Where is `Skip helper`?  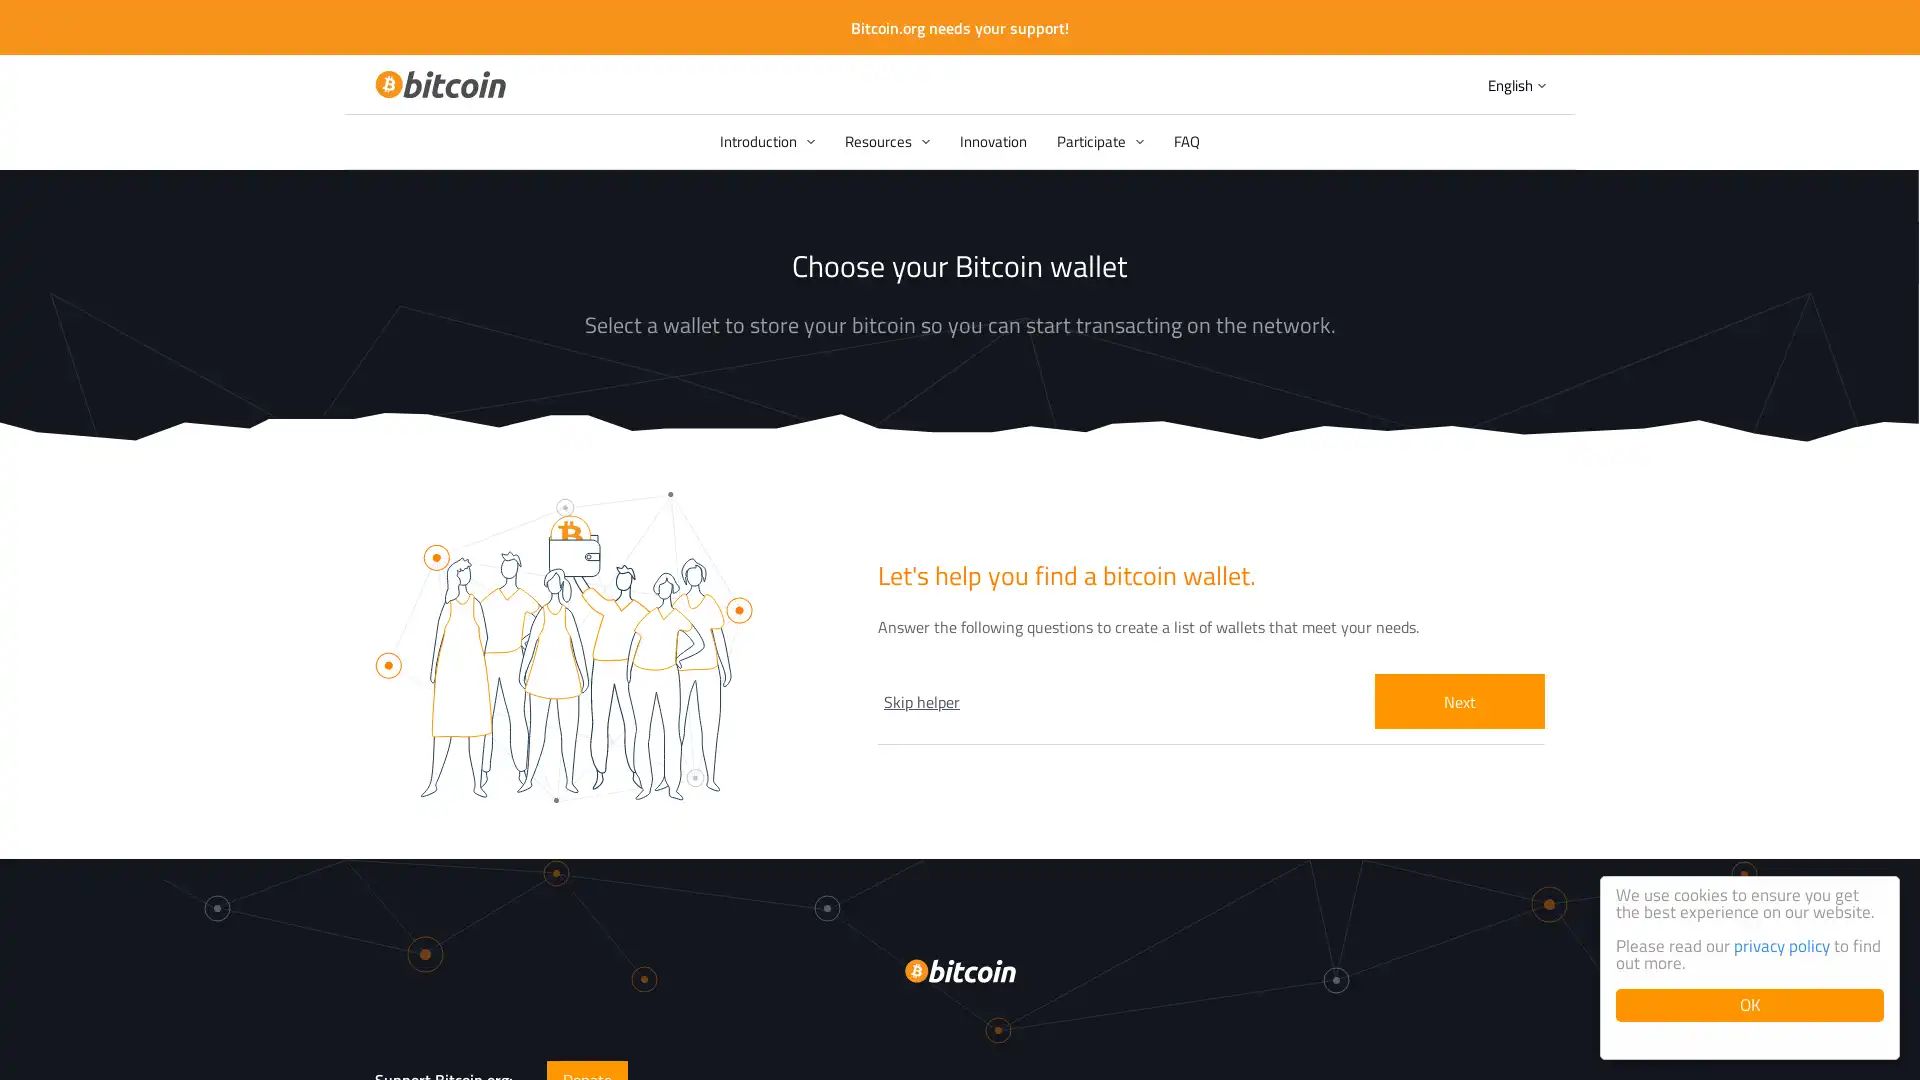
Skip helper is located at coordinates (920, 700).